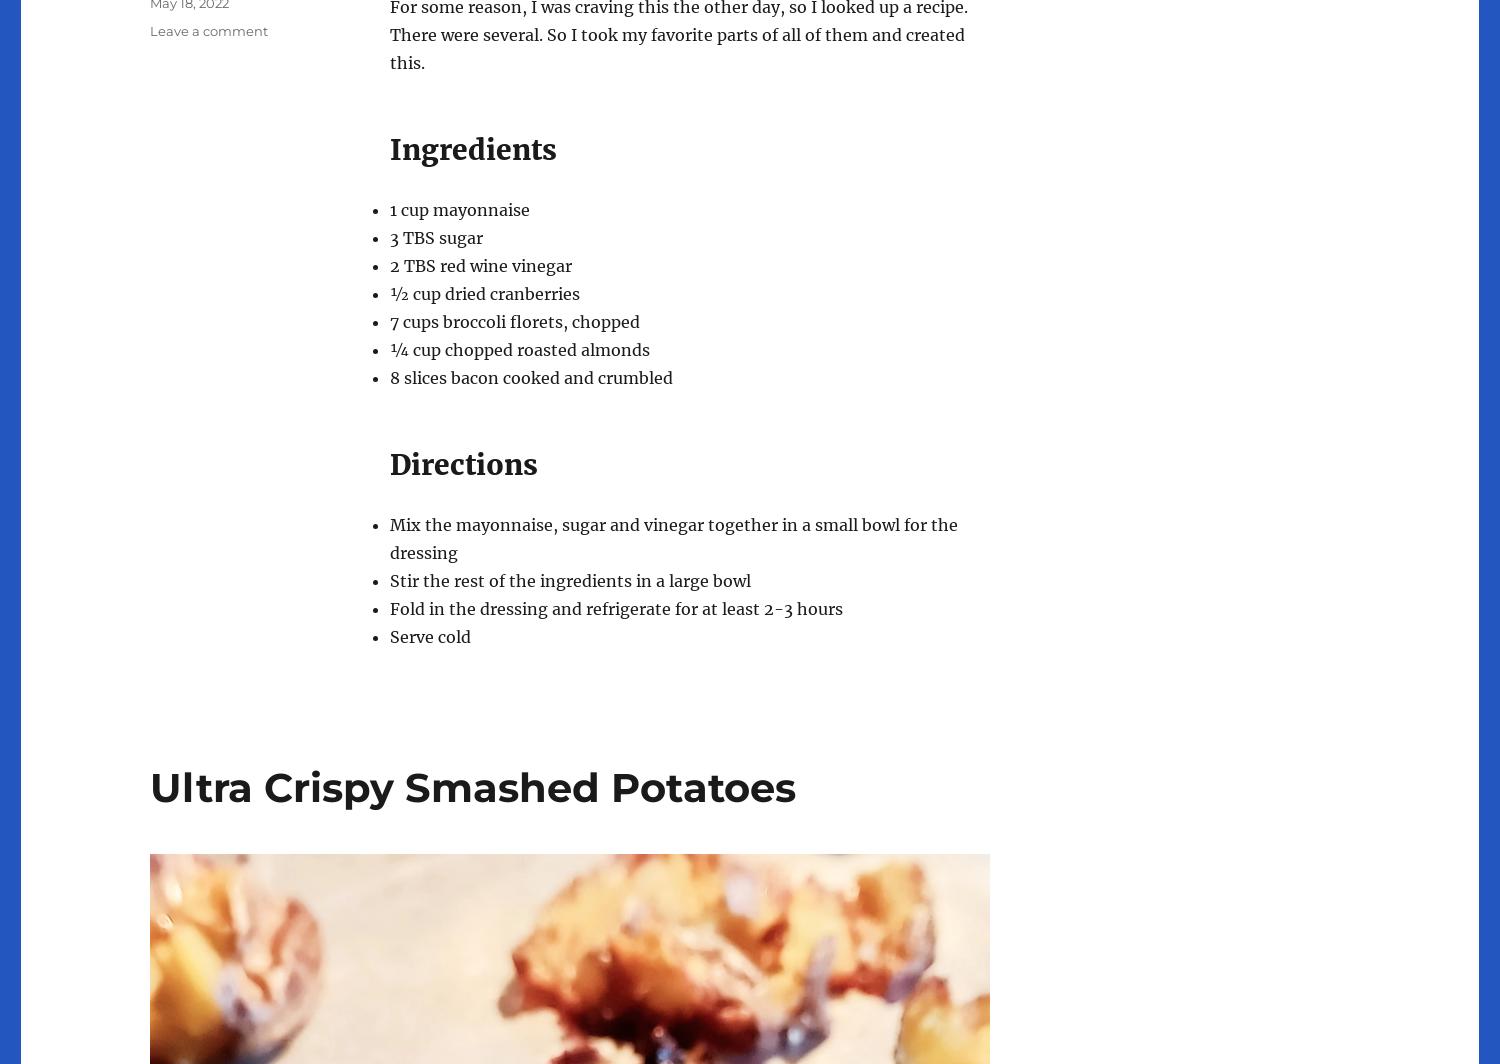  Describe the element at coordinates (531, 376) in the screenshot. I see `'8 slices bacon cooked and crumbled'` at that location.